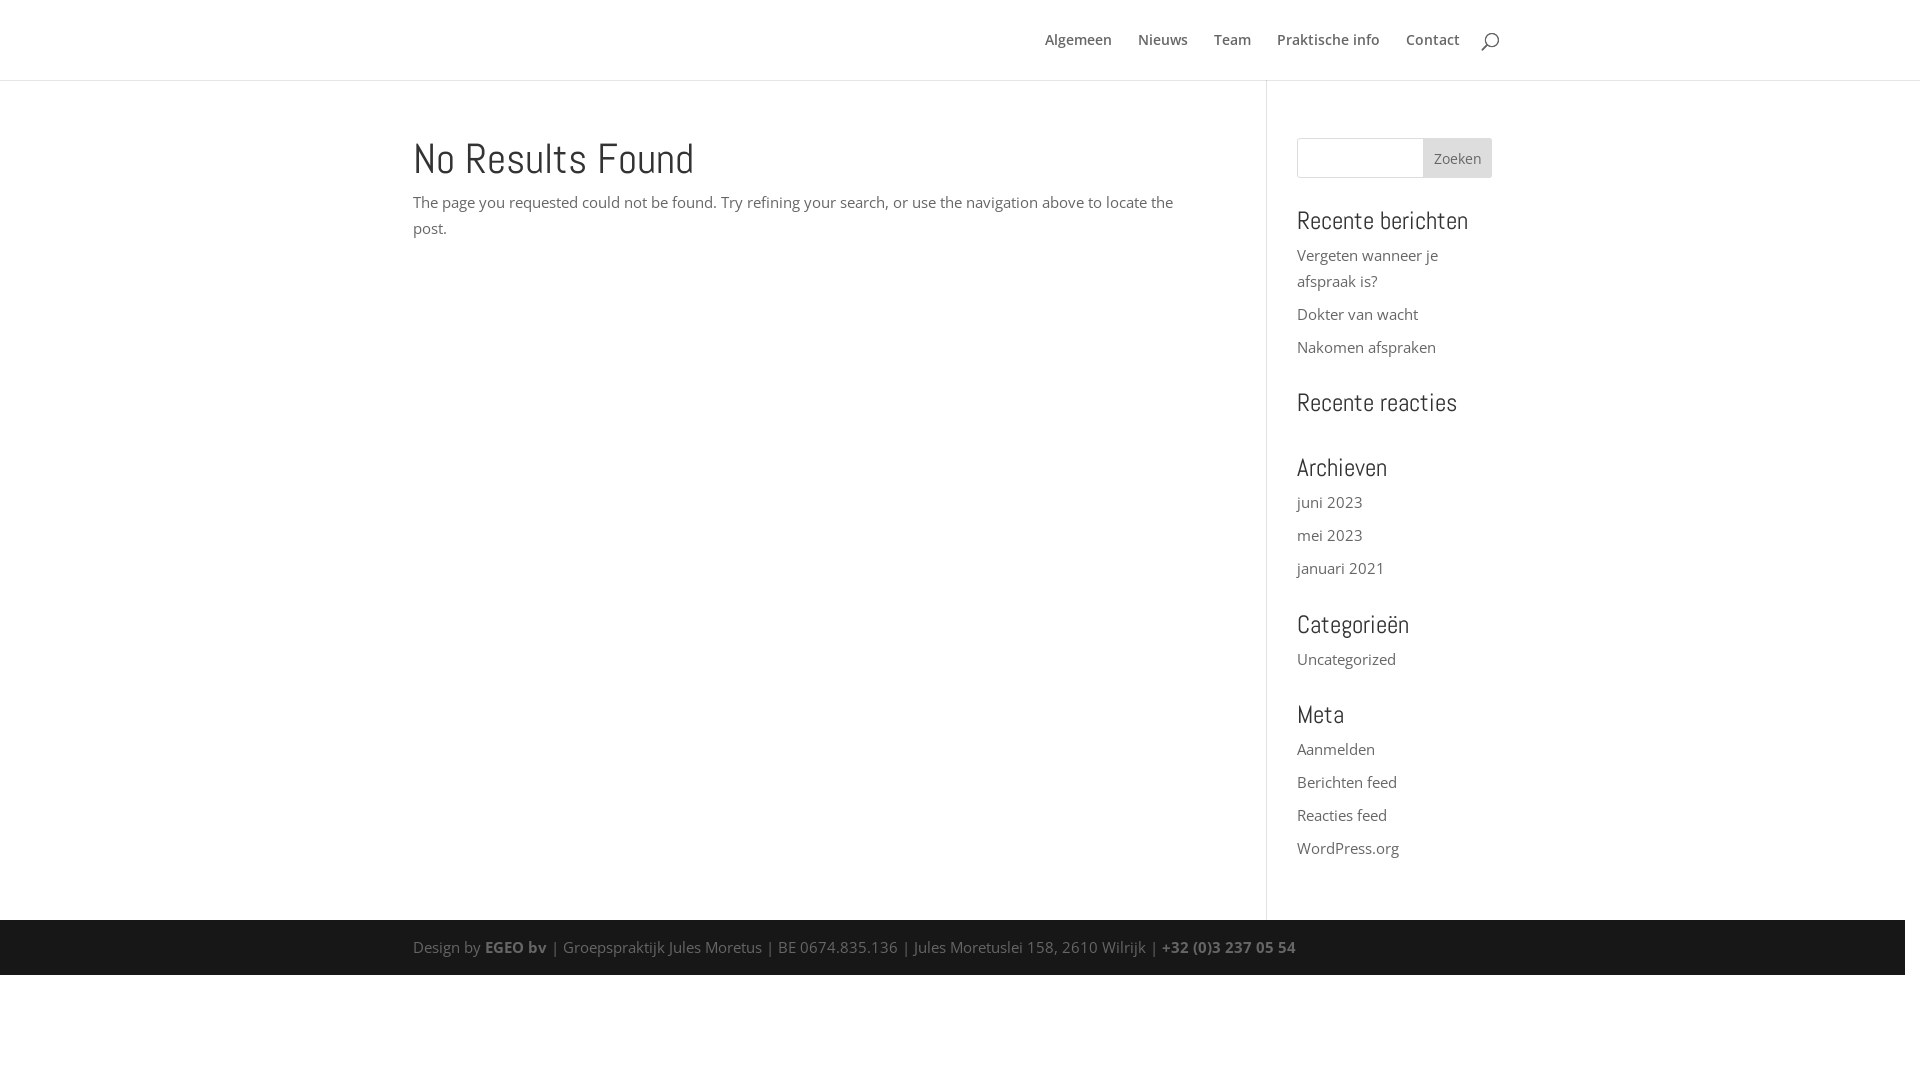 This screenshot has width=1920, height=1080. I want to click on '+32 (0)3 237 05 54', so click(1227, 945).